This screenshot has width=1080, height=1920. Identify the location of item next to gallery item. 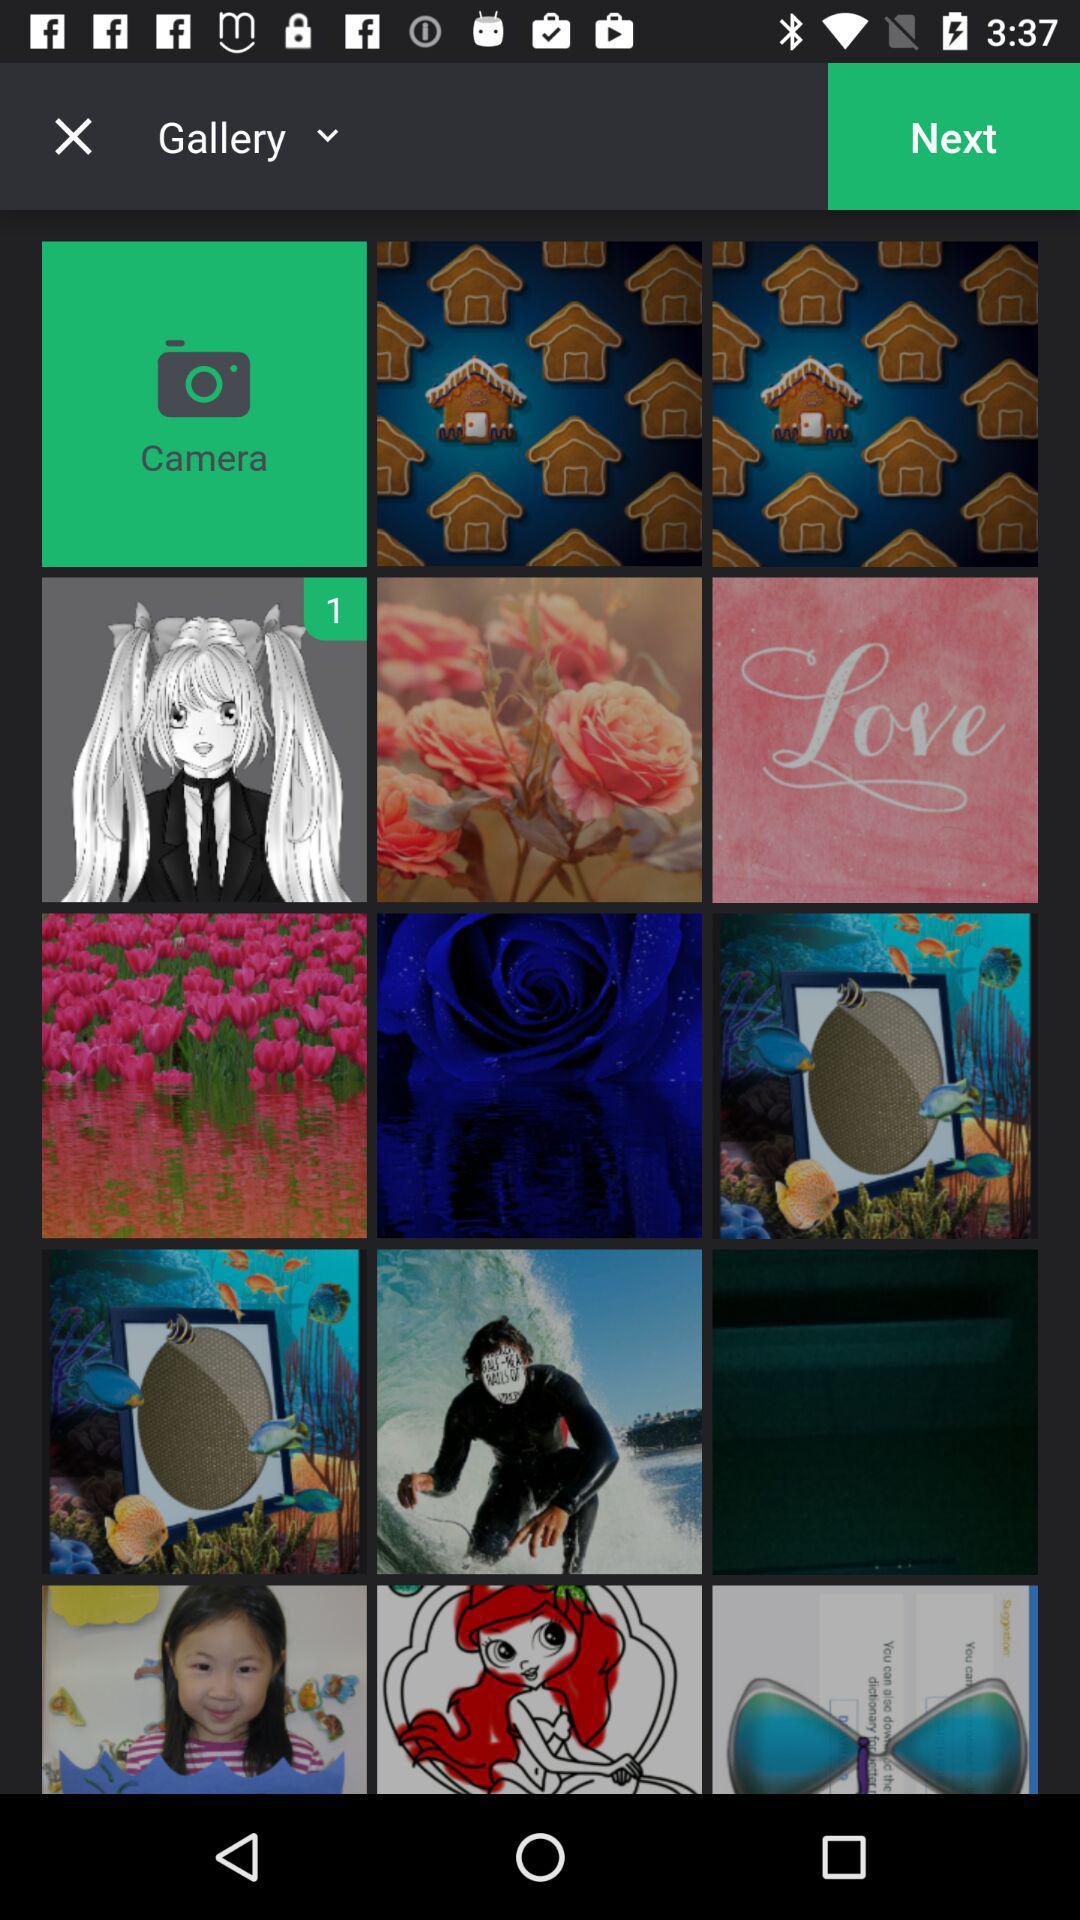
(72, 135).